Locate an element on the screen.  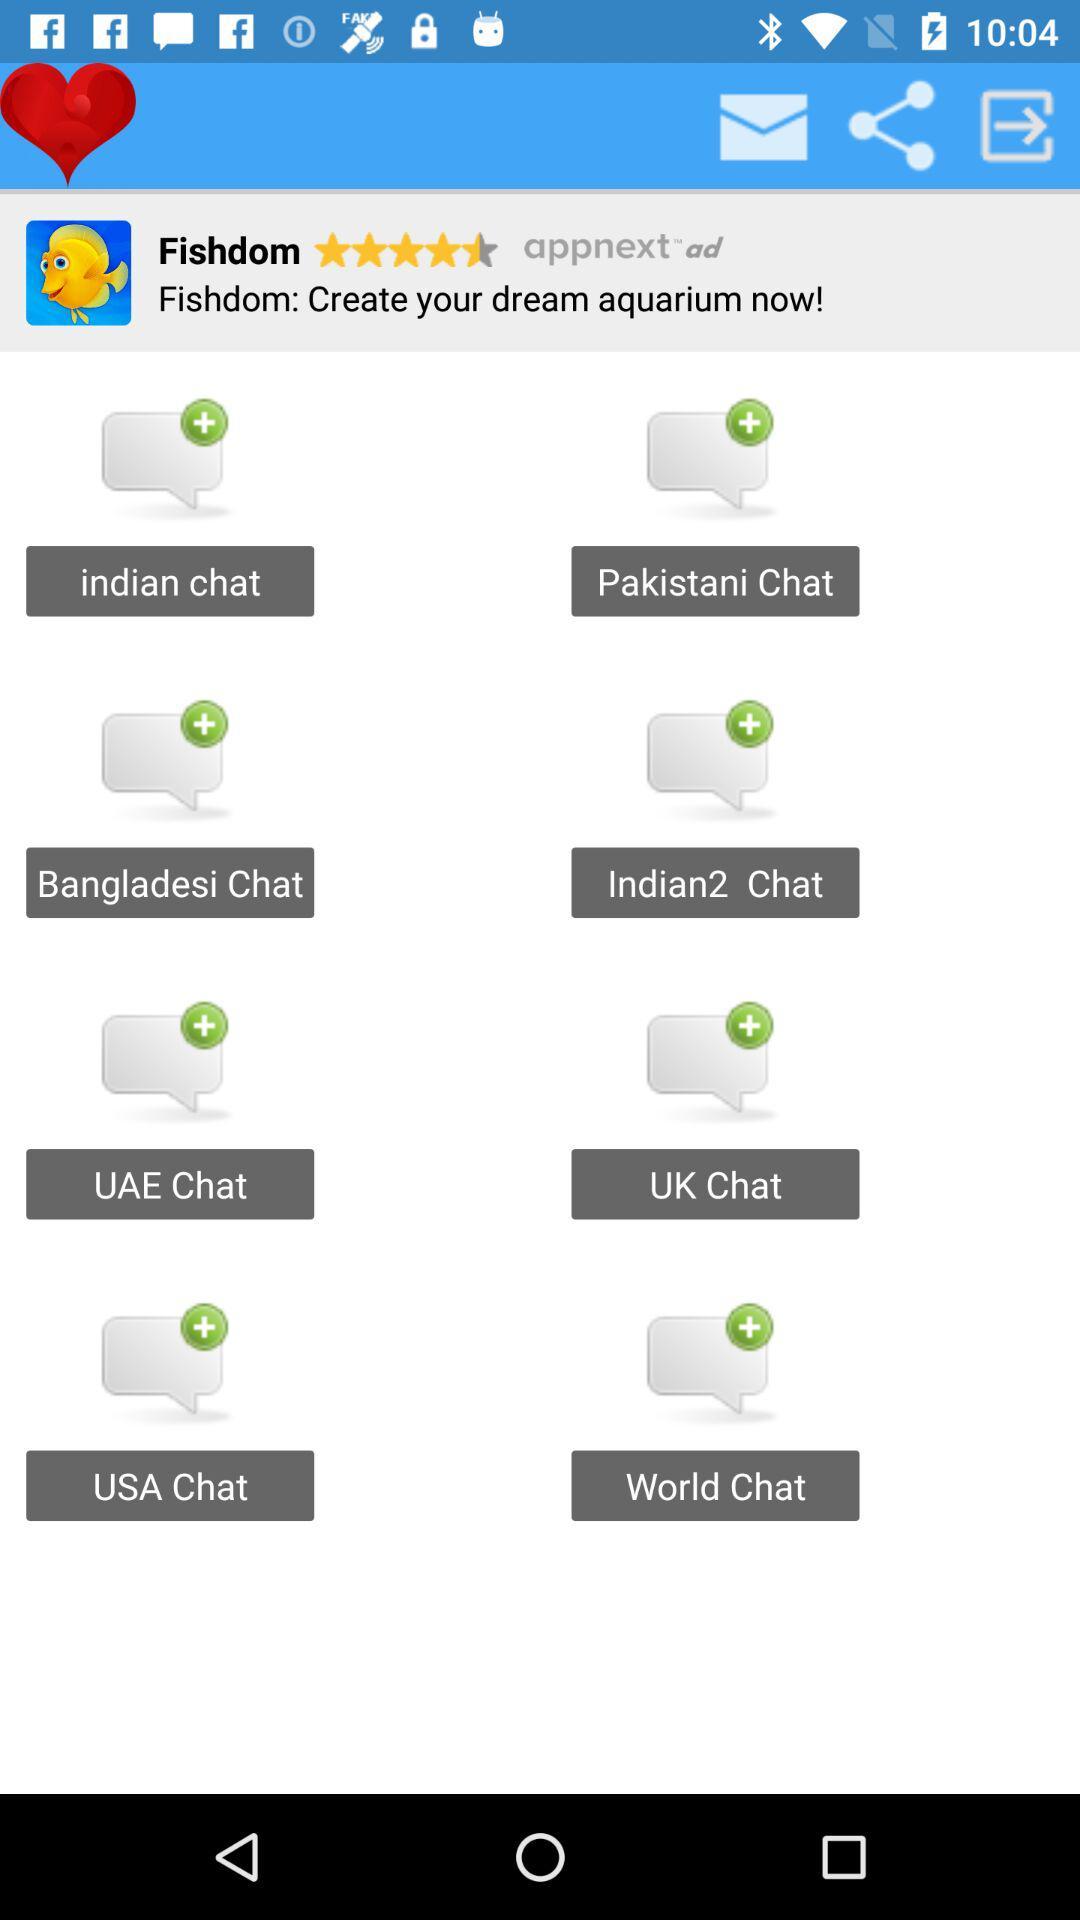
send to someone is located at coordinates (1017, 124).